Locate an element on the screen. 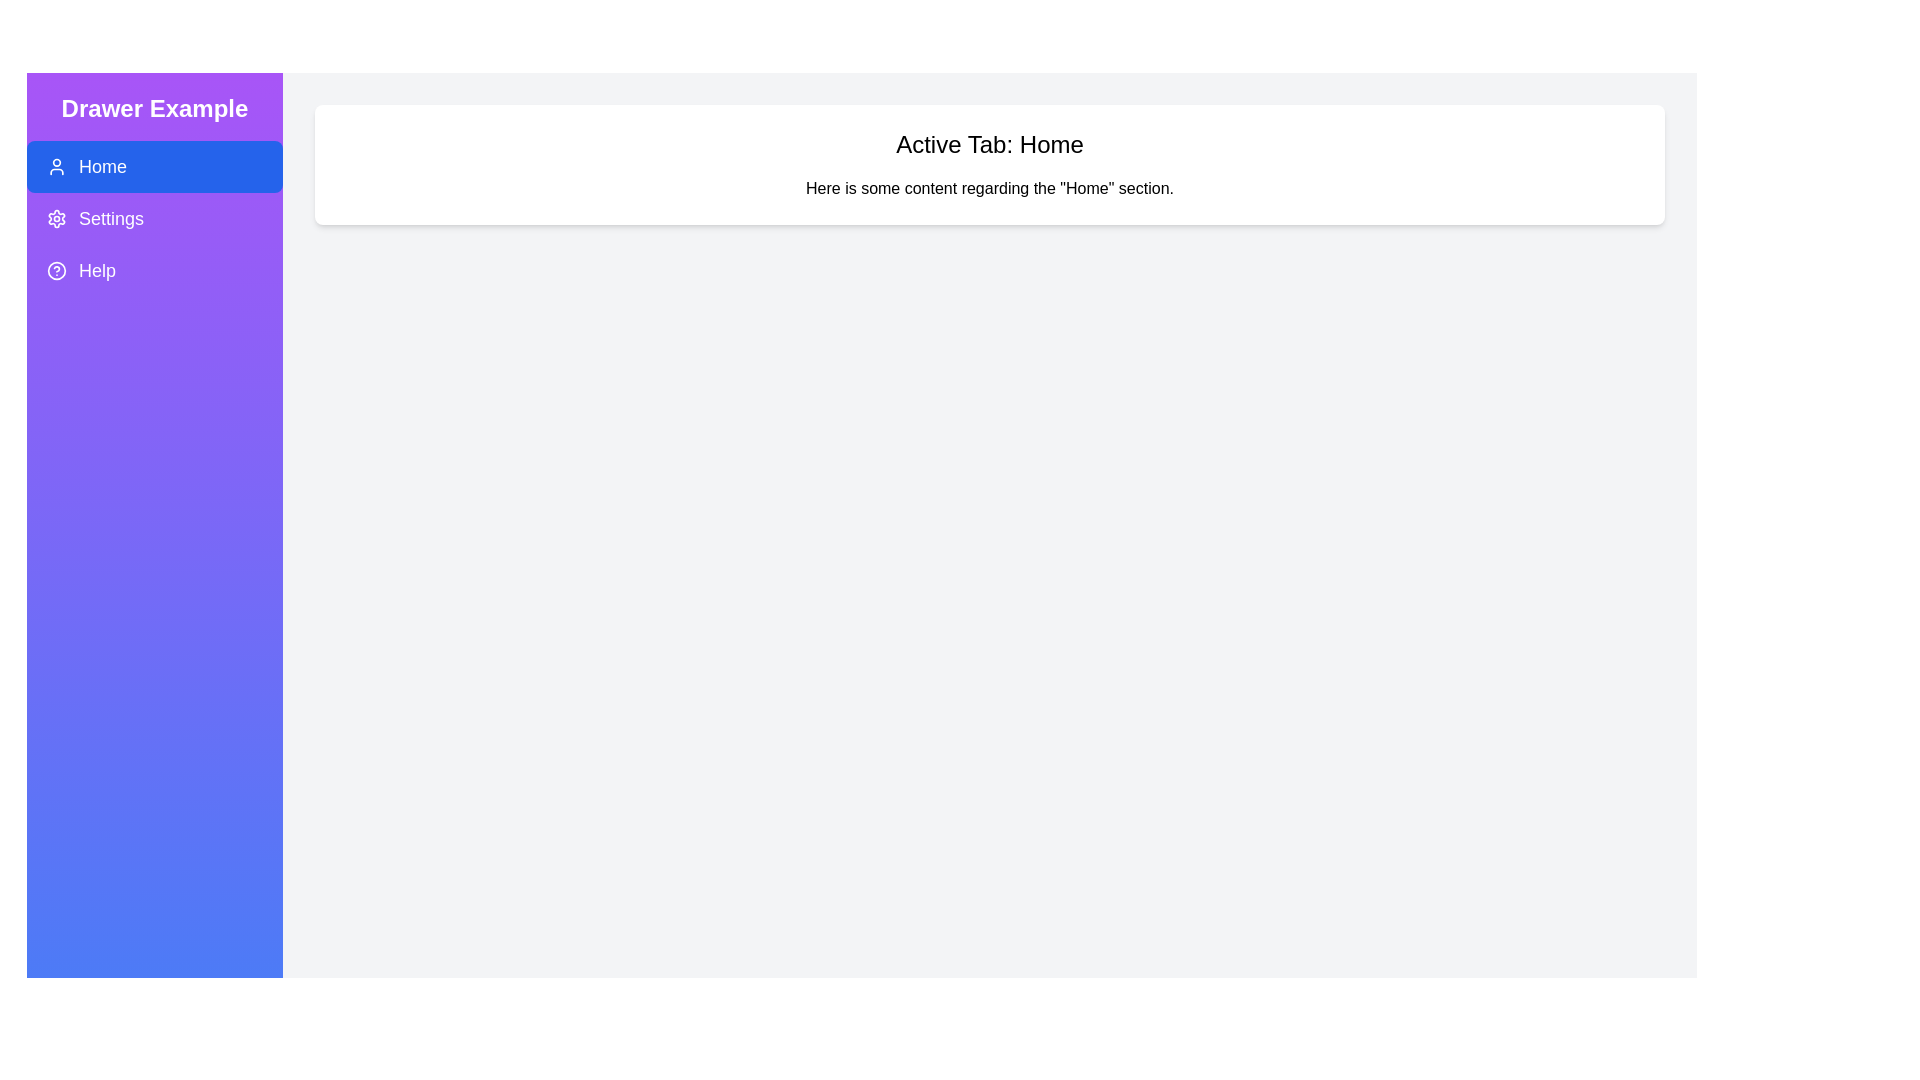  the menu item Settings in the drawer is located at coordinates (153, 219).